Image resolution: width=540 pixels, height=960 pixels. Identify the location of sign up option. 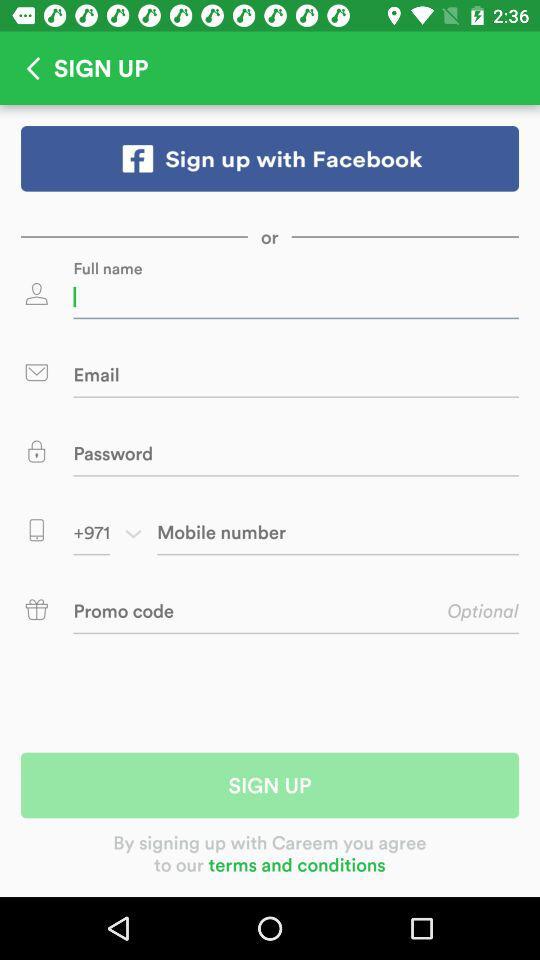
(270, 157).